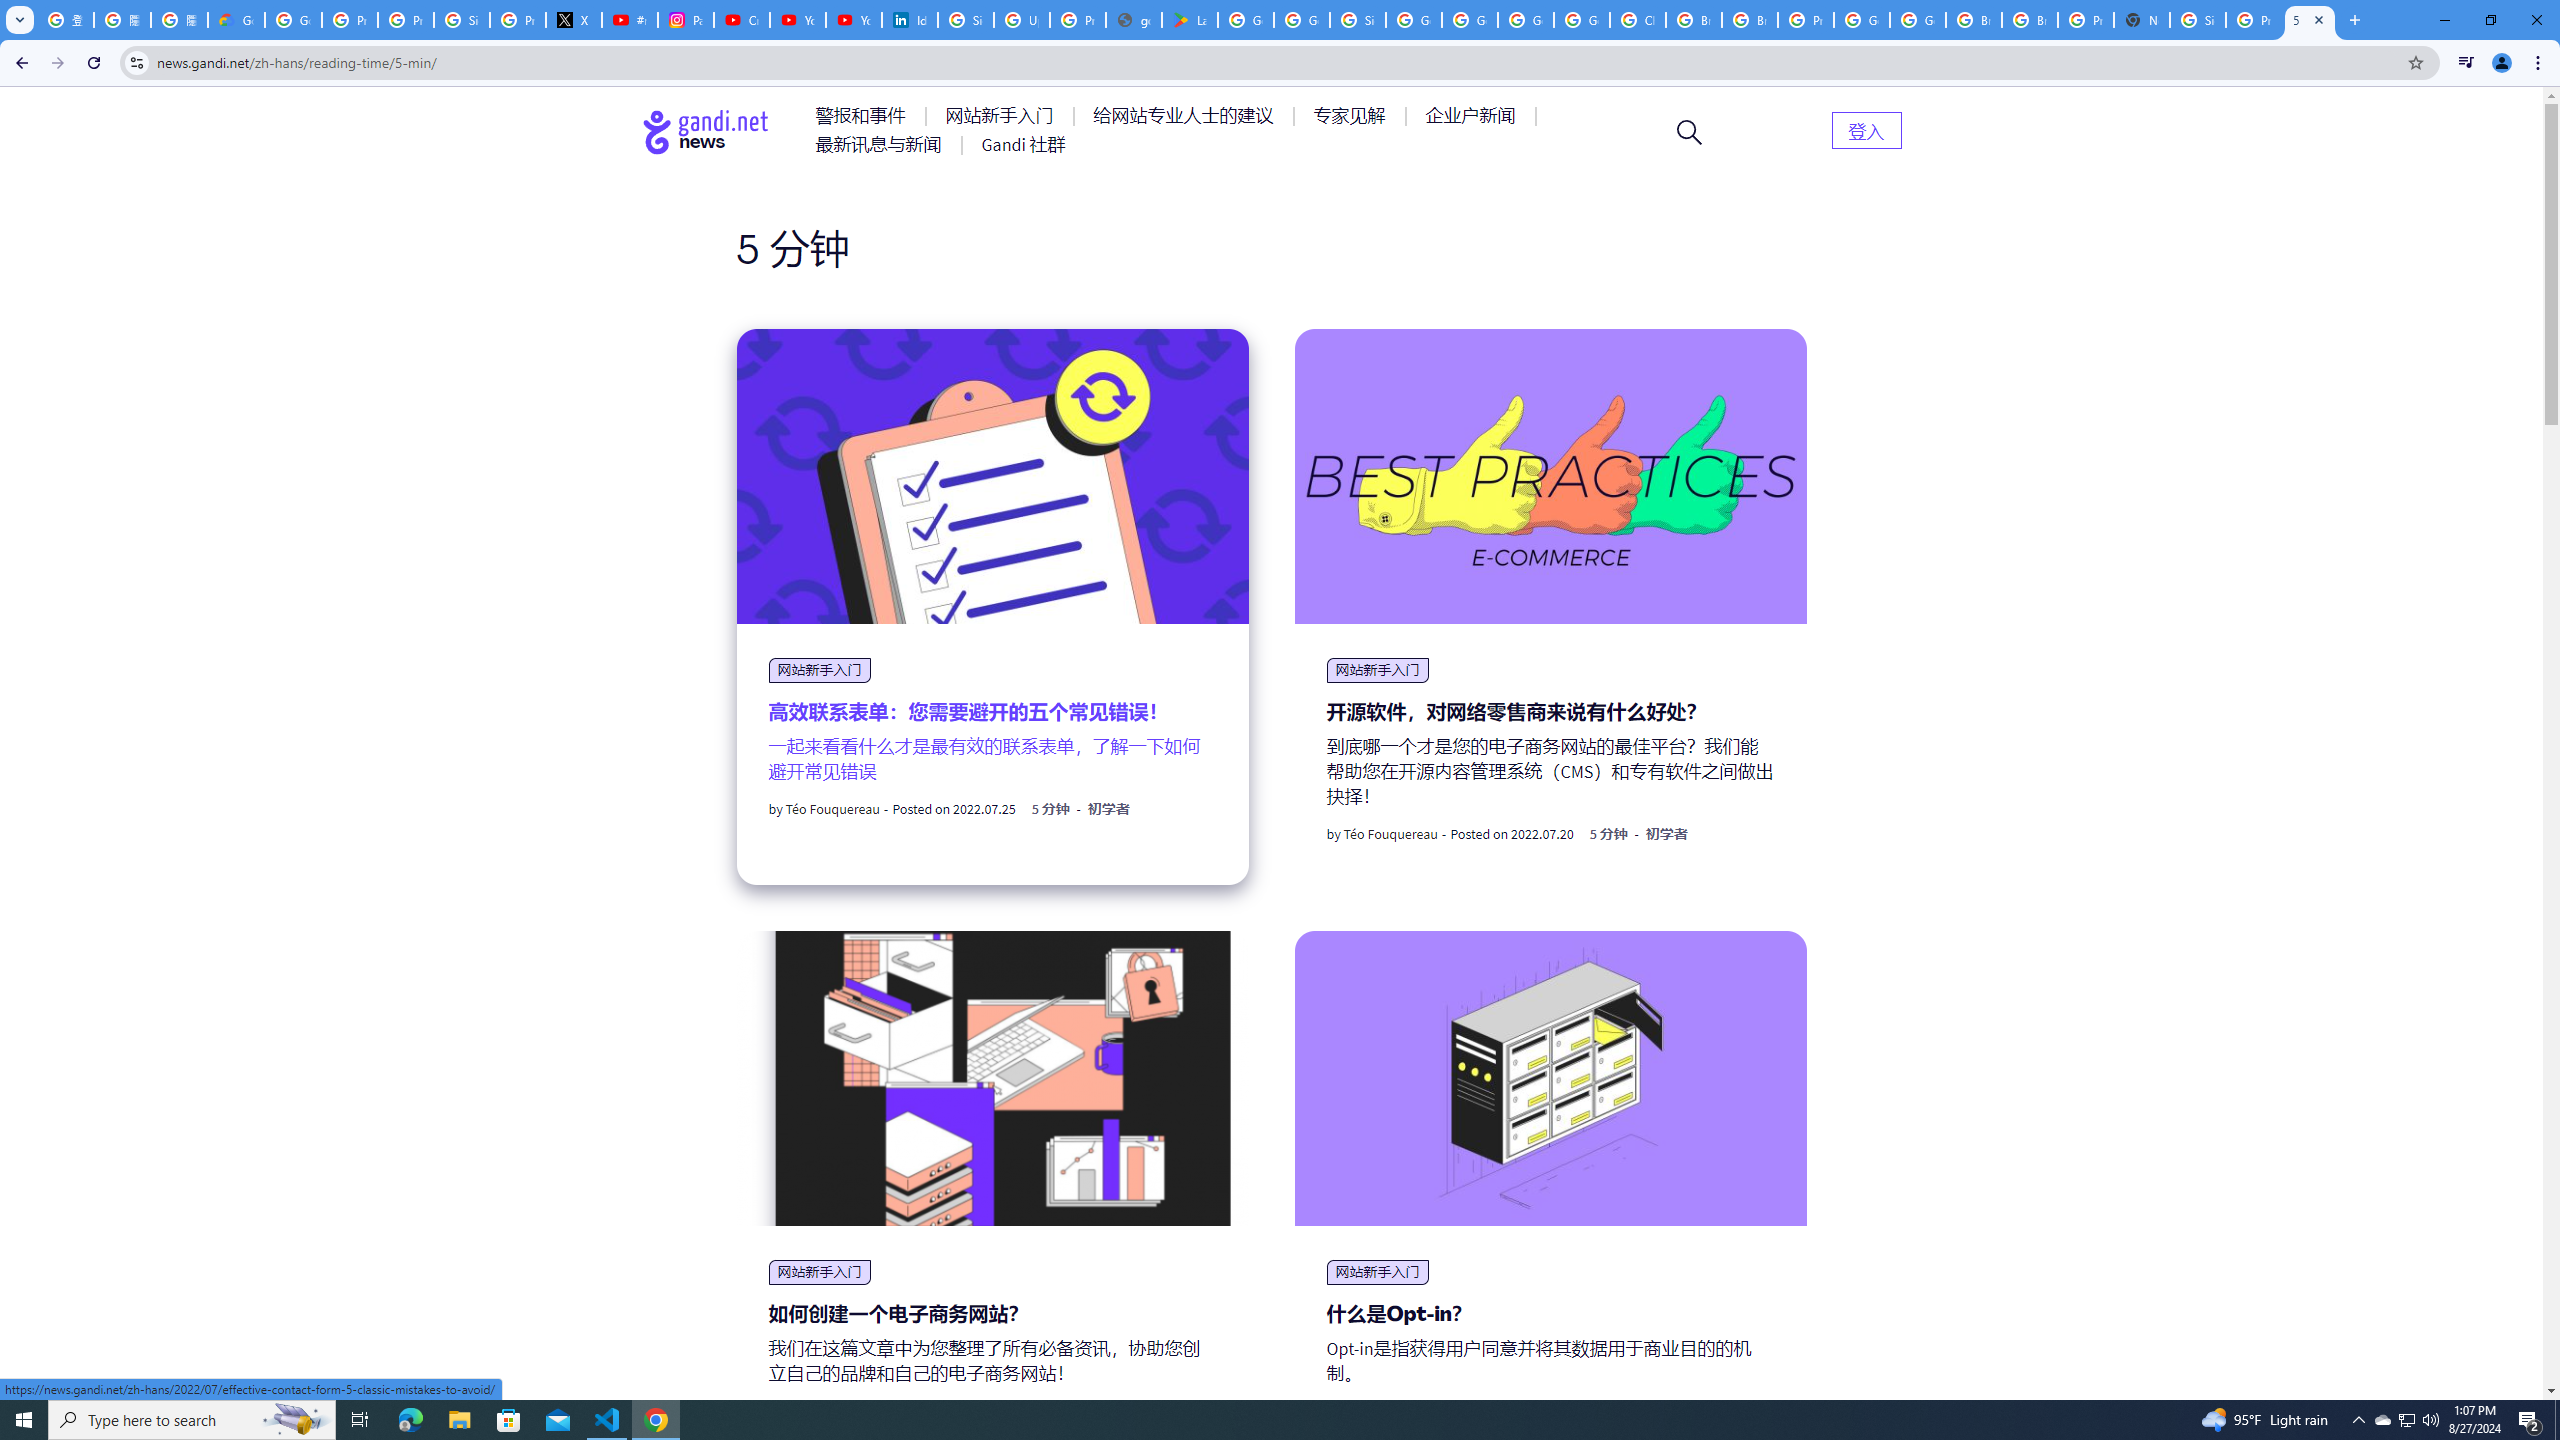 This screenshot has width=2560, height=1440. Describe the element at coordinates (1133, 19) in the screenshot. I see `'google_privacy_policy_en.pdf'` at that location.